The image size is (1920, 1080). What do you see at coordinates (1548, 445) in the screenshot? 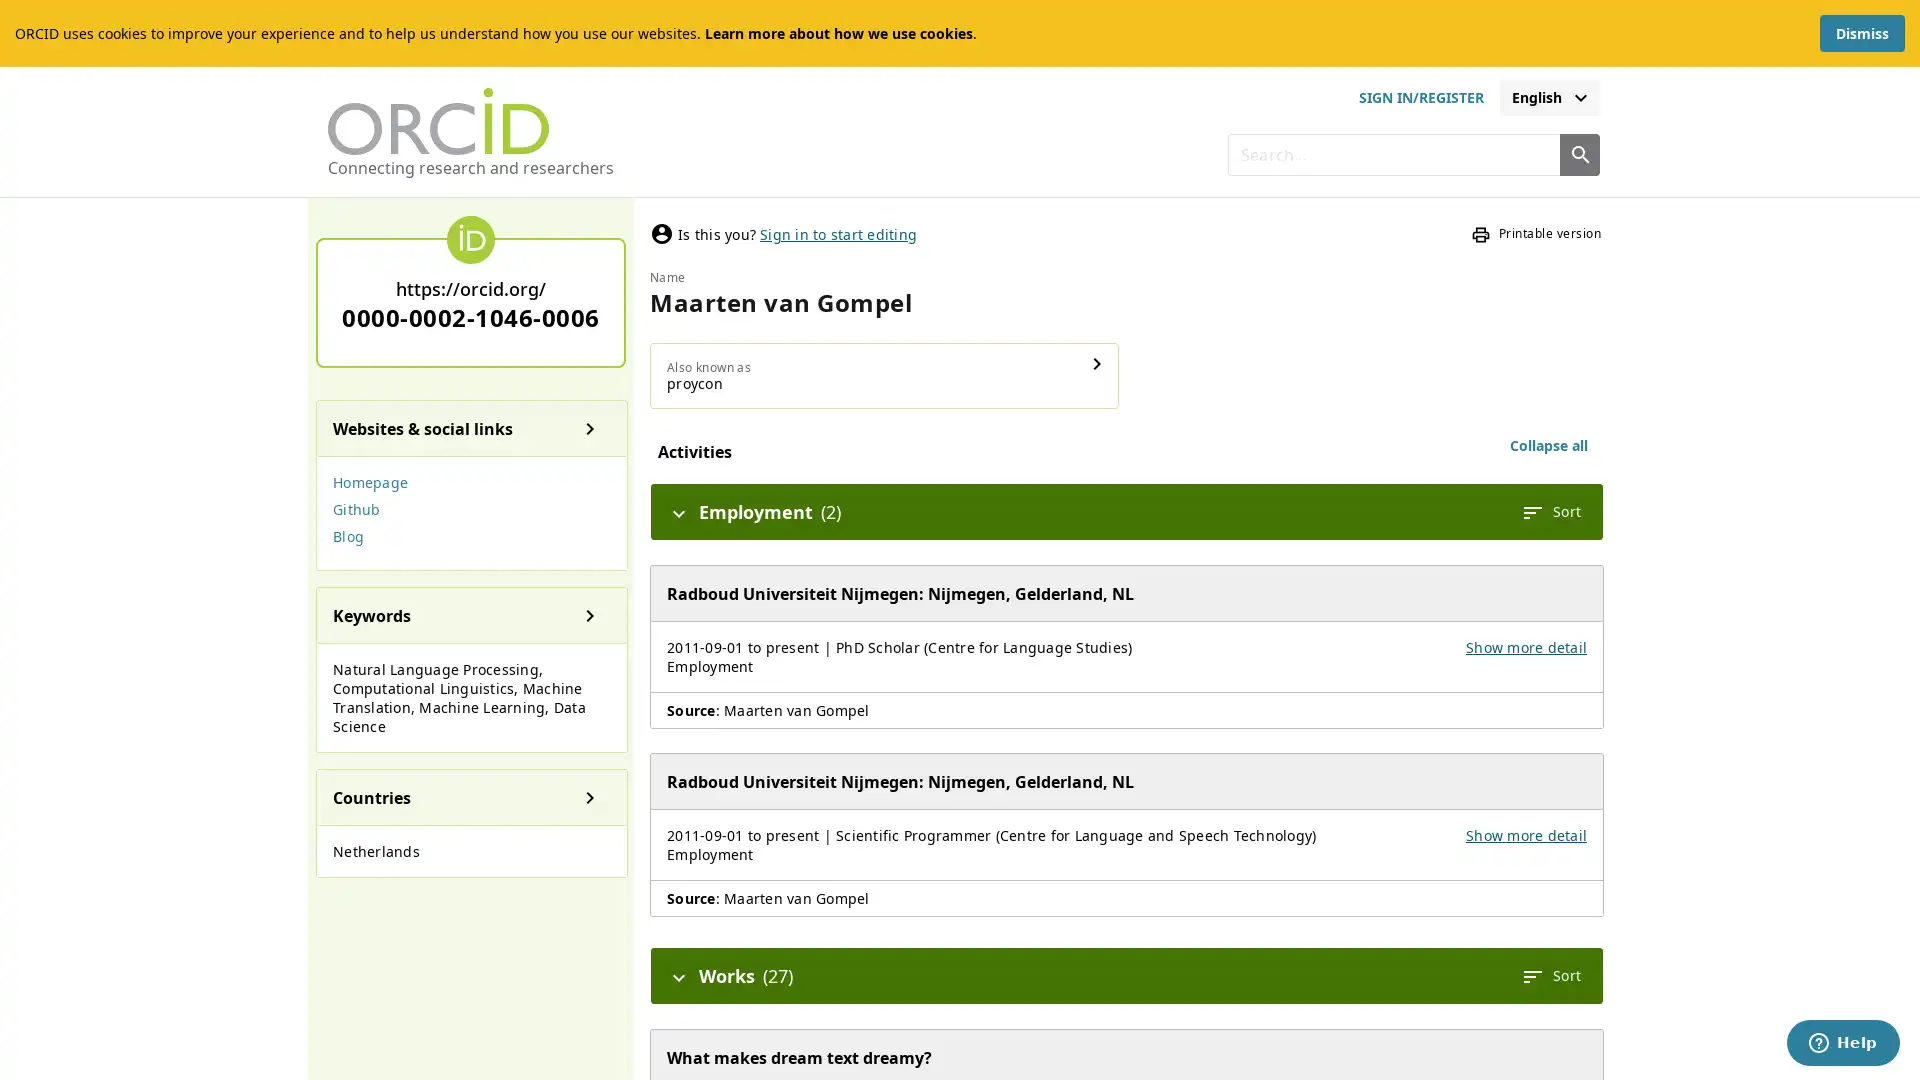
I see `Collapse all` at bounding box center [1548, 445].